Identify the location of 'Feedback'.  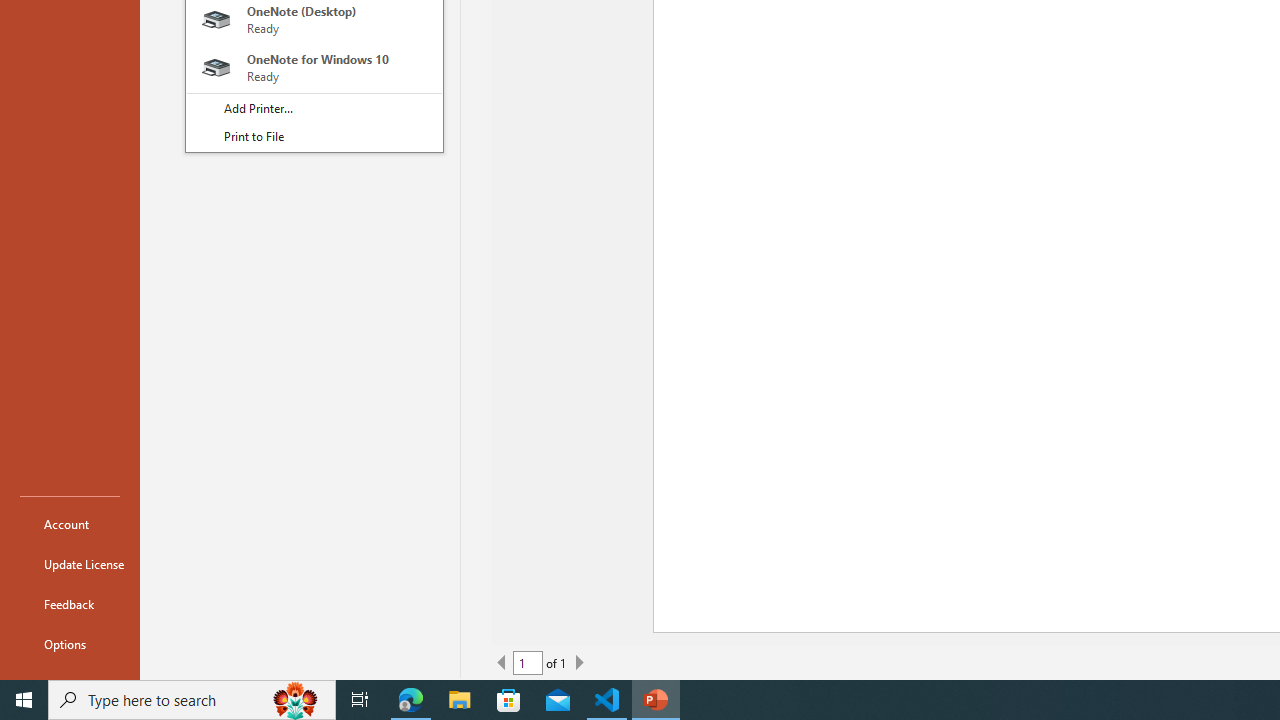
(69, 603).